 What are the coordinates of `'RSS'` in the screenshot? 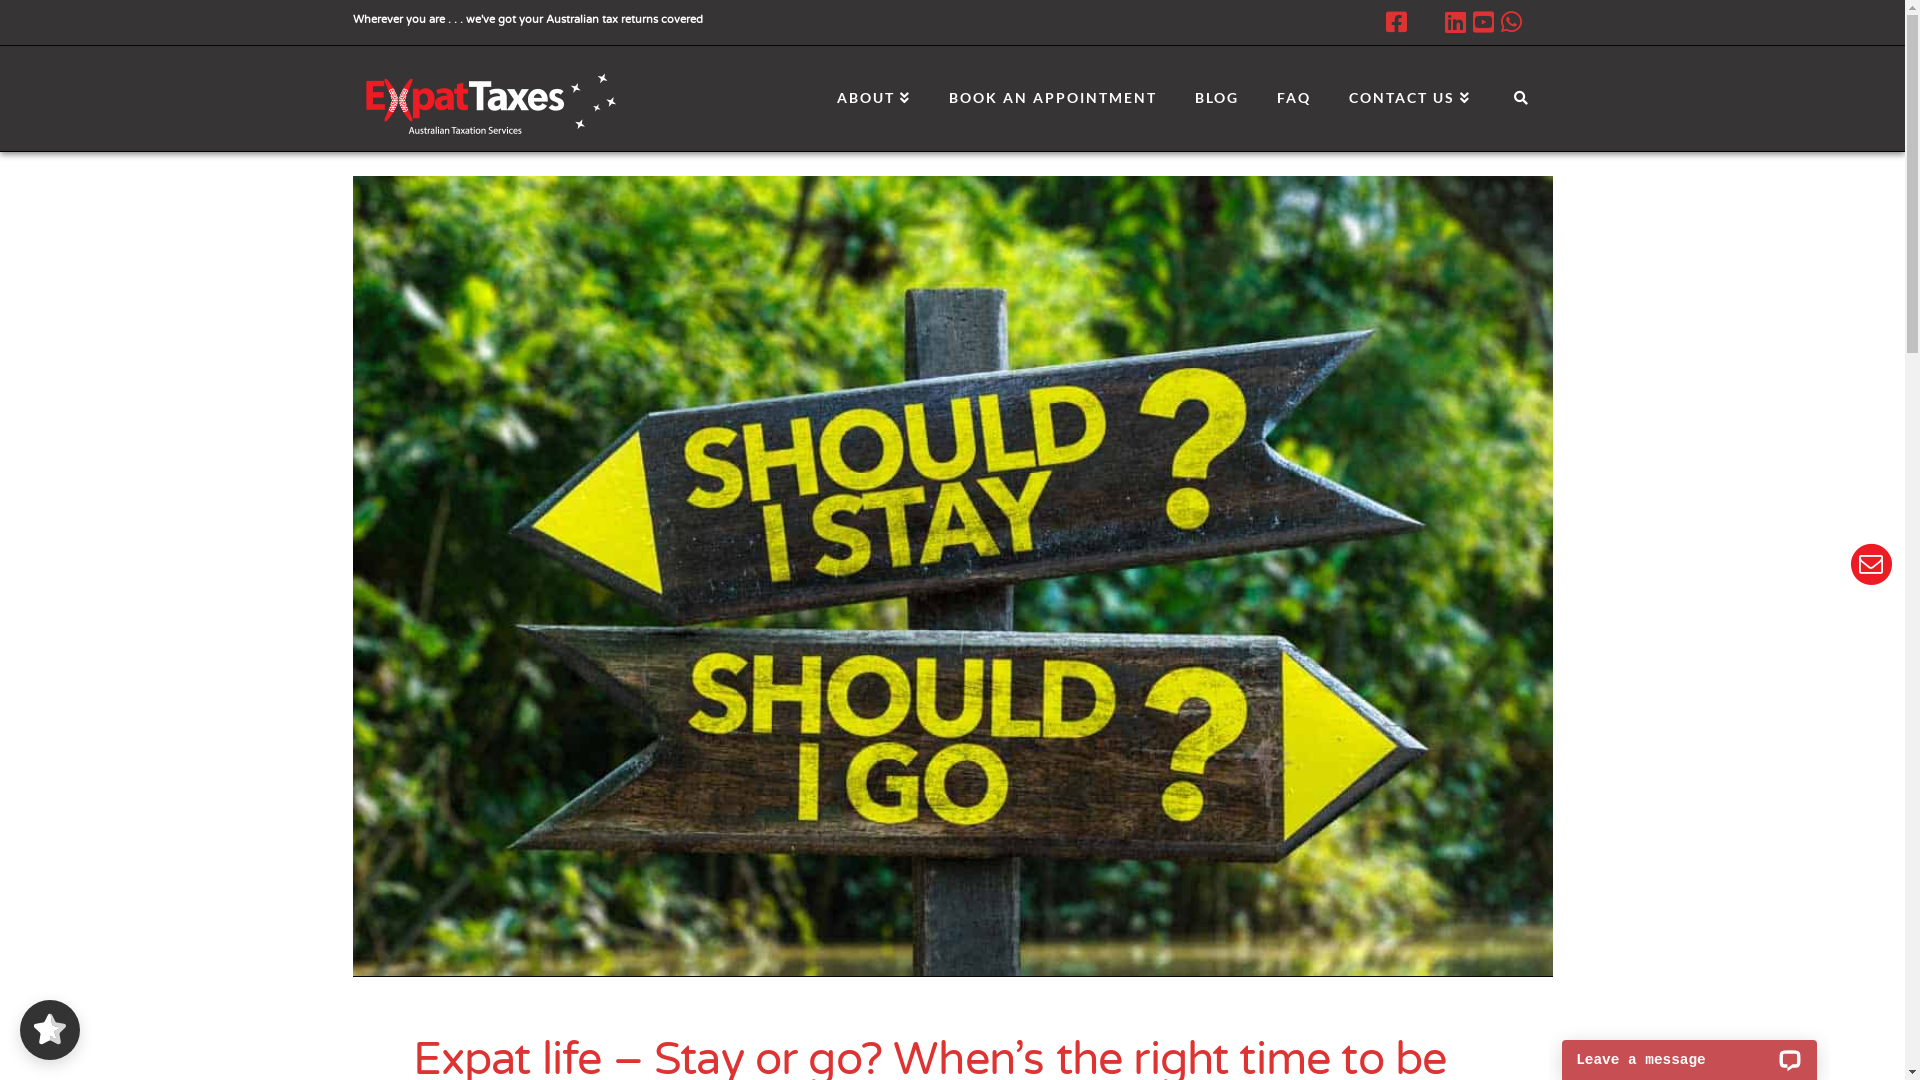 It's located at (1526, 22).